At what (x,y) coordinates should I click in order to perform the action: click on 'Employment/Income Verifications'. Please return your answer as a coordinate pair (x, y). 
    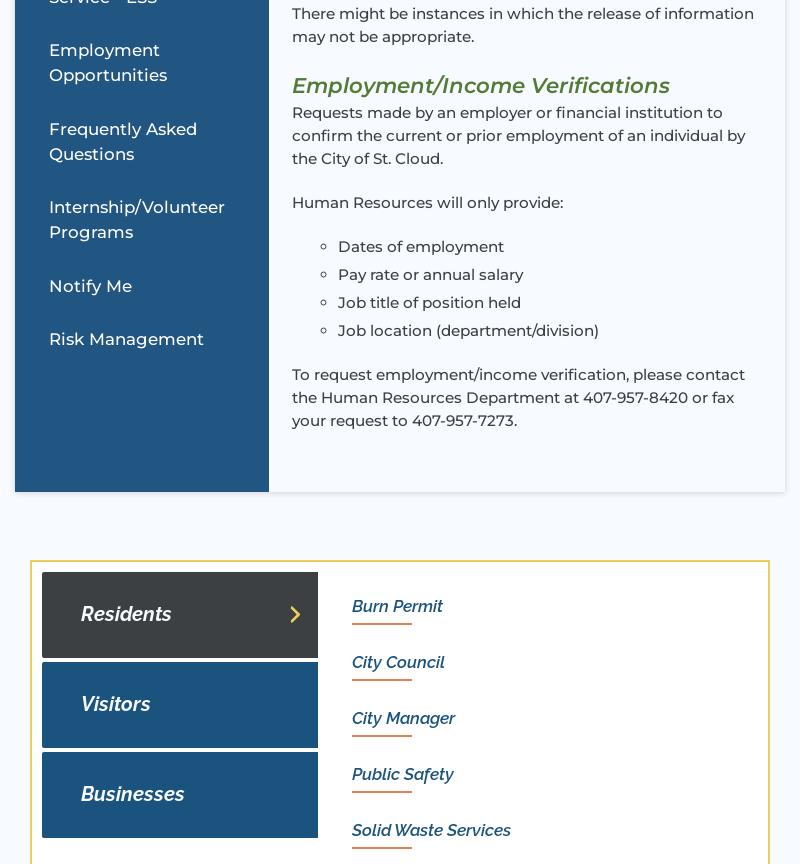
    Looking at the image, I should click on (480, 85).